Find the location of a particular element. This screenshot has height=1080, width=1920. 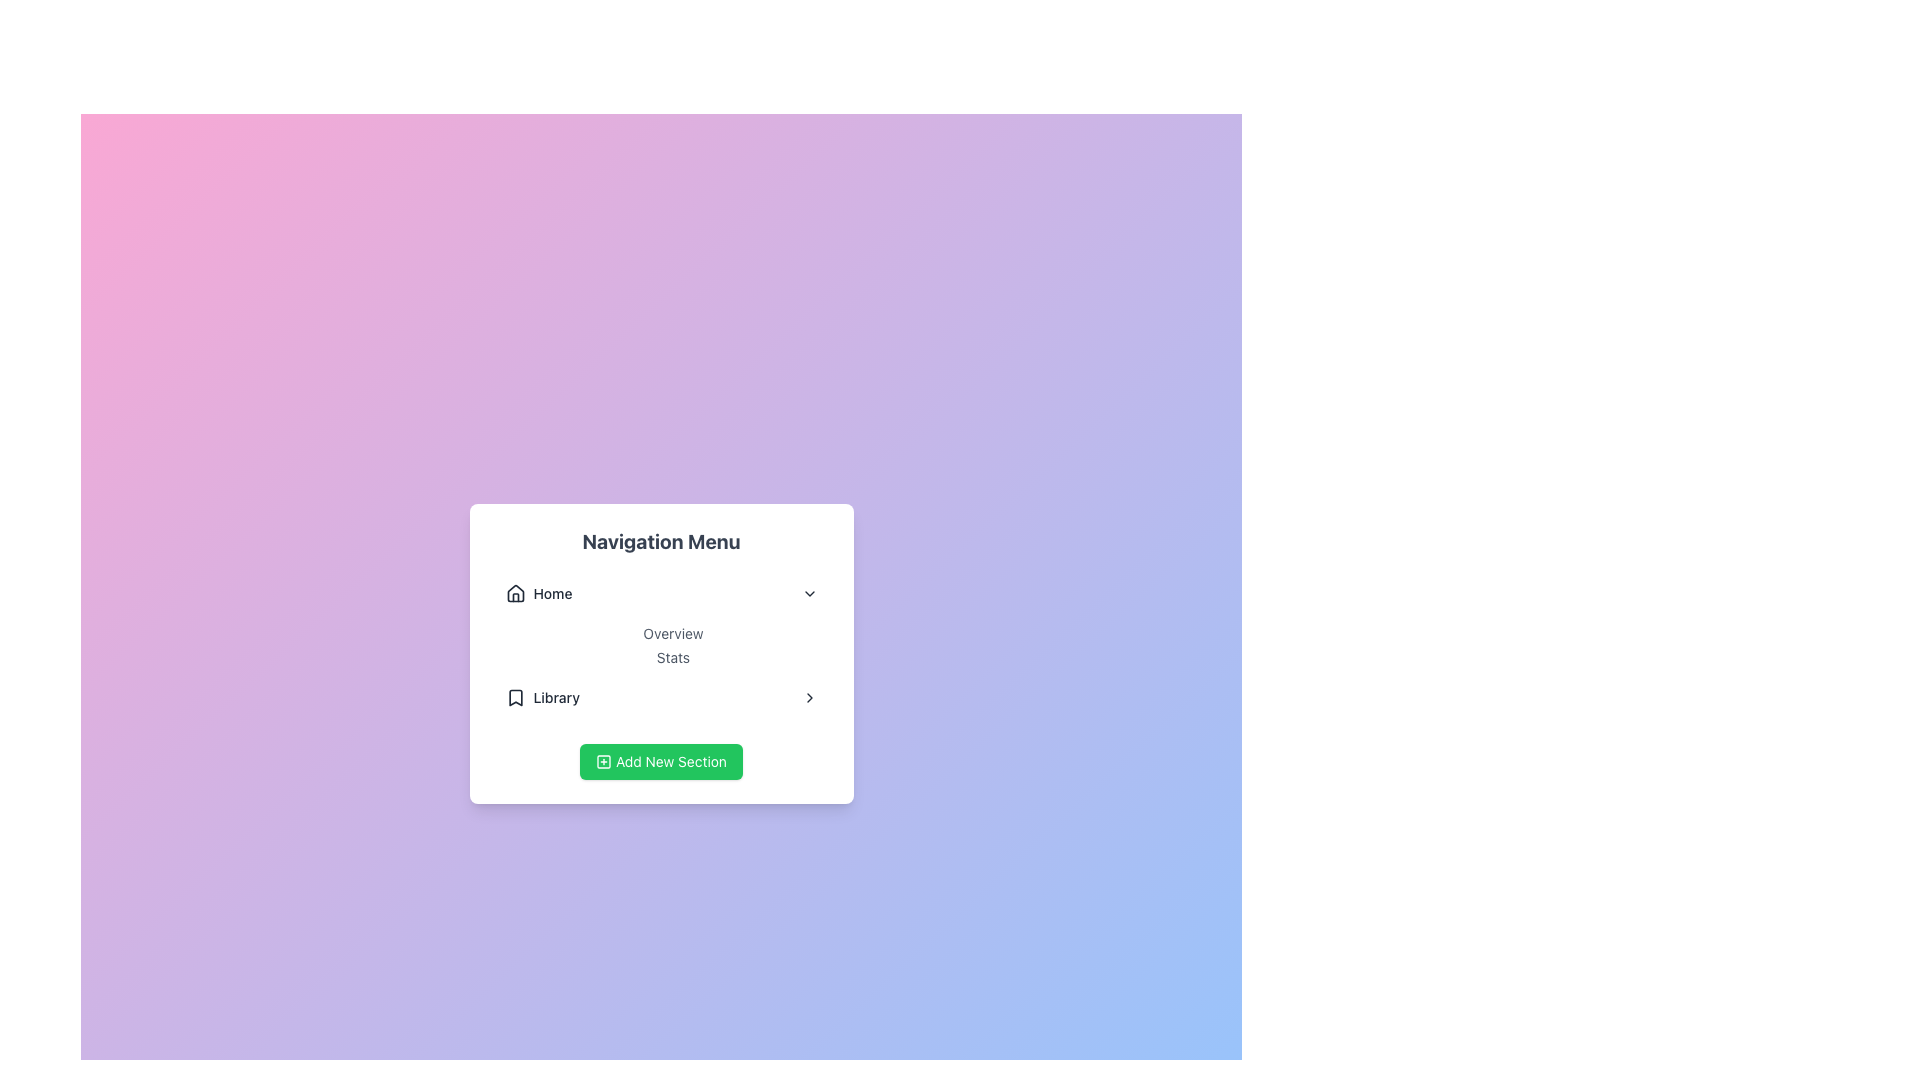

the 'Library' navigation link, which consists of the text label 'Library' and a bookmark icon, positioned beneath the 'Home' item and above the 'Add New Section' button is located at coordinates (542, 697).